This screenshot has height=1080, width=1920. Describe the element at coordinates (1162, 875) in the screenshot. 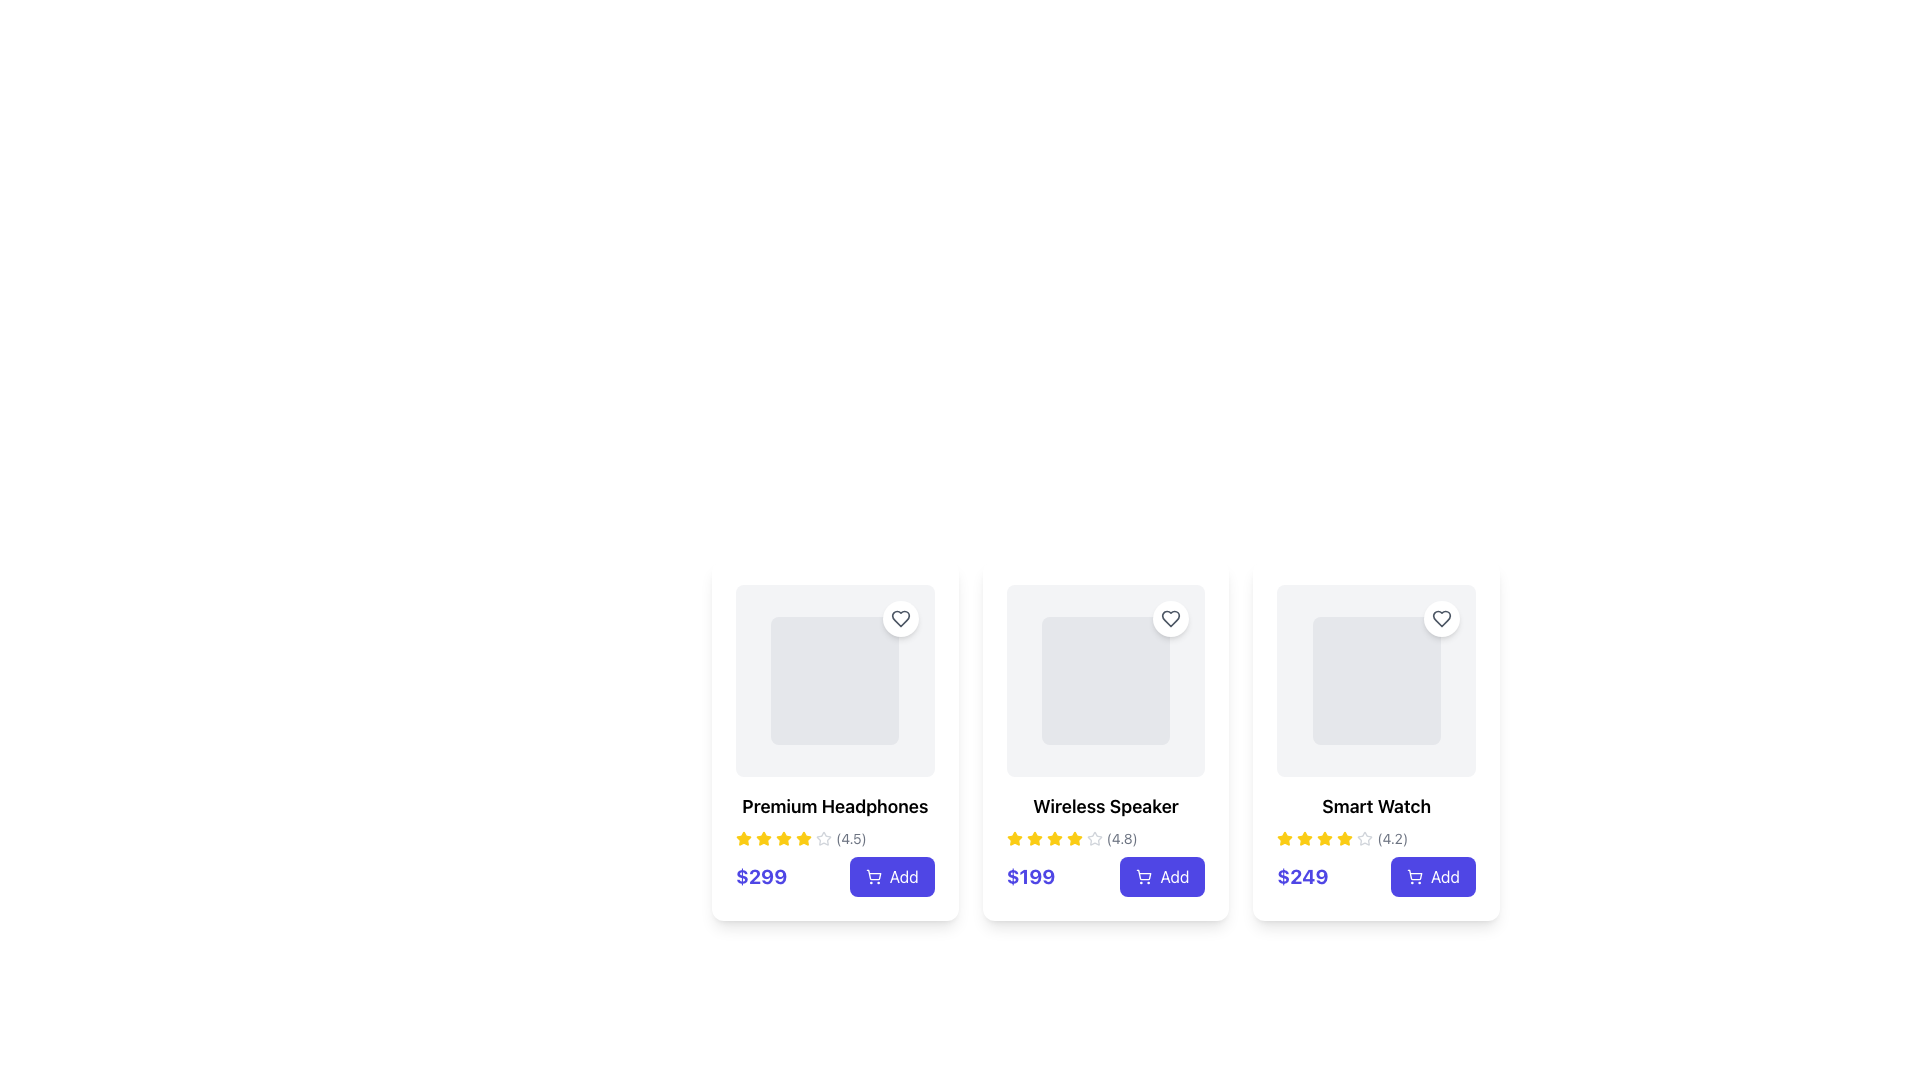

I see `the 'Add to Cart' button located in the bottom-right corner of the 'Wireless Speaker' product card` at that location.